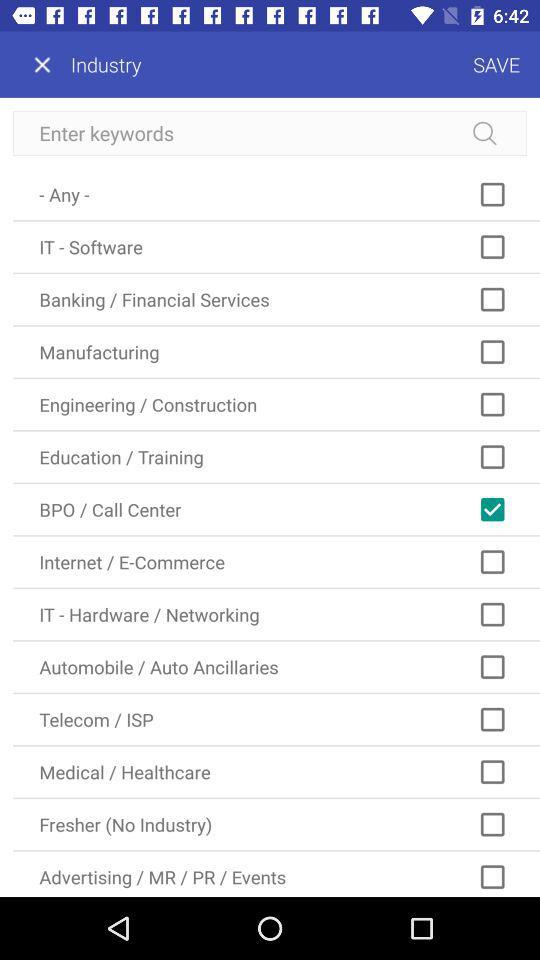 This screenshot has height=960, width=540. What do you see at coordinates (270, 132) in the screenshot?
I see `the item below the save` at bounding box center [270, 132].